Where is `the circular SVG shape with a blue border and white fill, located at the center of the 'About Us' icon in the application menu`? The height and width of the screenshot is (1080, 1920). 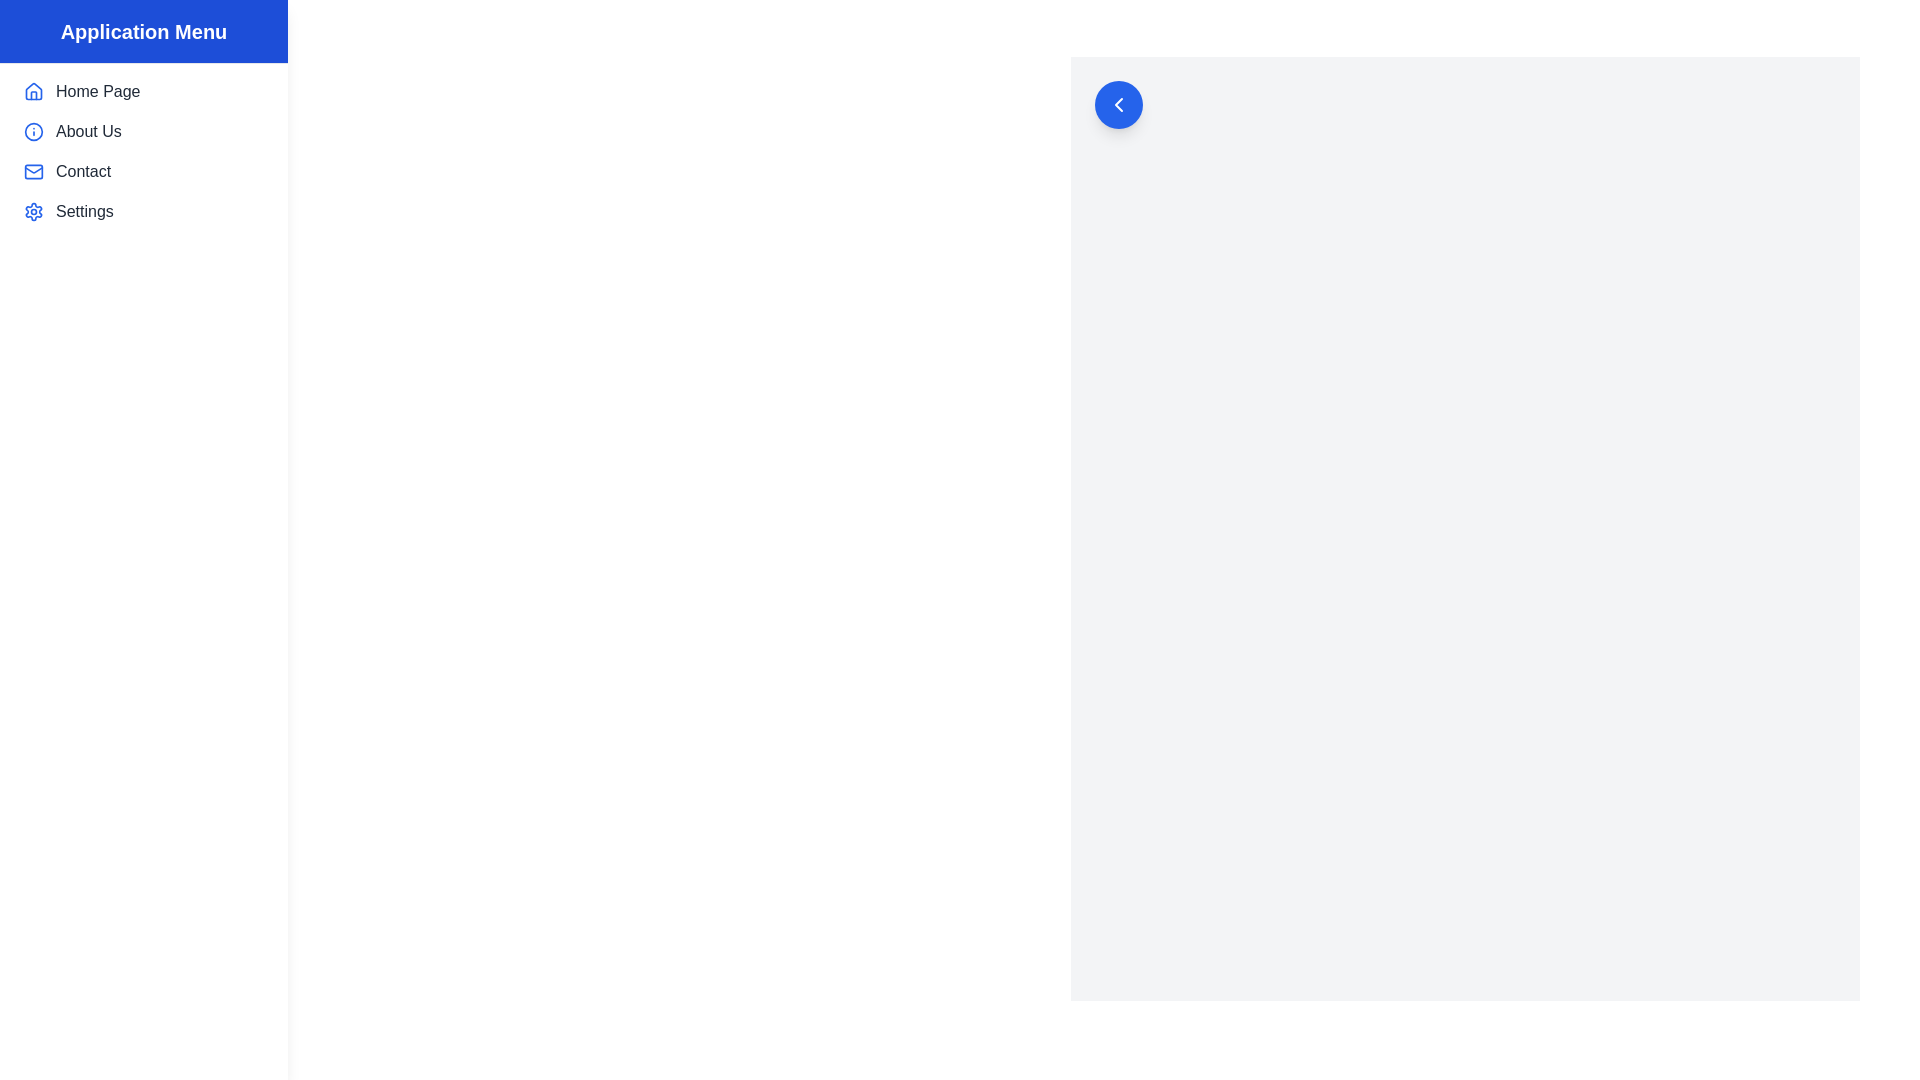 the circular SVG shape with a blue border and white fill, located at the center of the 'About Us' icon in the application menu is located at coordinates (33, 131).